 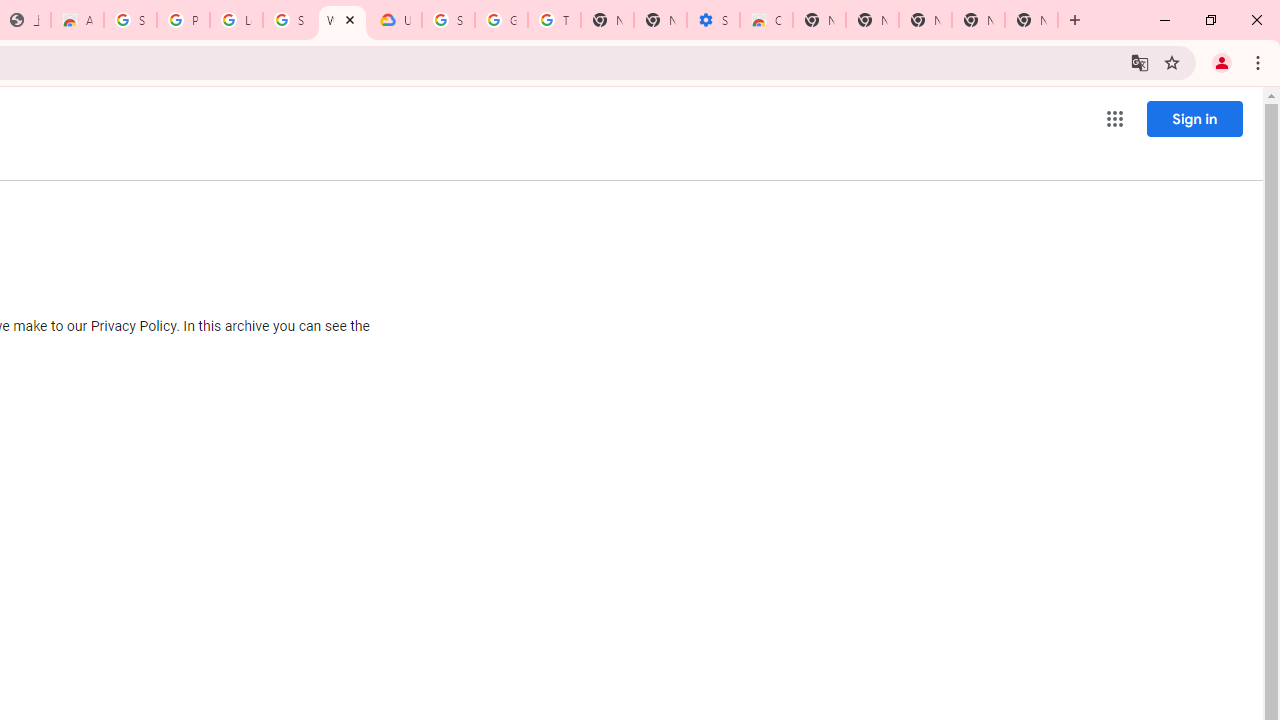 I want to click on 'Google Account Help', so click(x=501, y=20).